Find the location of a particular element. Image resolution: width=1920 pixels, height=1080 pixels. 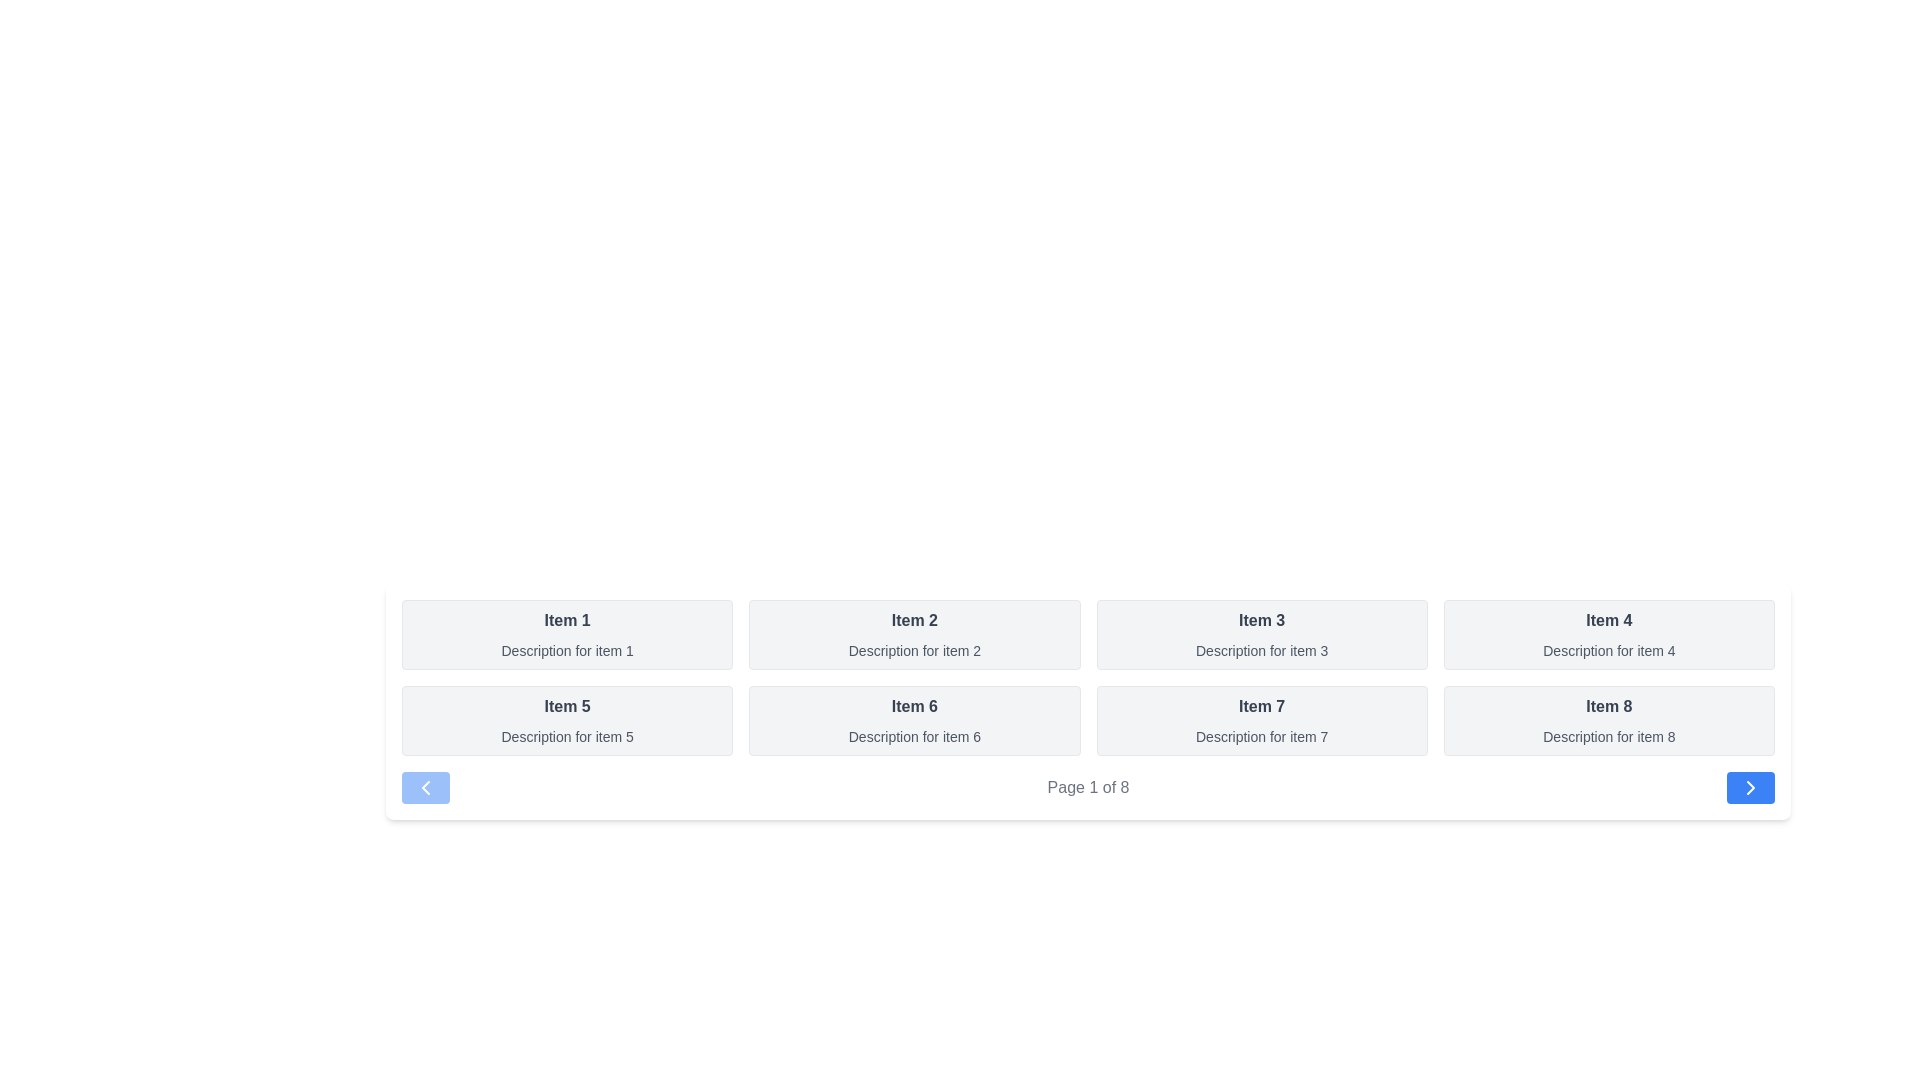

the text label 'Item 3' styled in bold with dark gray color is located at coordinates (1261, 620).